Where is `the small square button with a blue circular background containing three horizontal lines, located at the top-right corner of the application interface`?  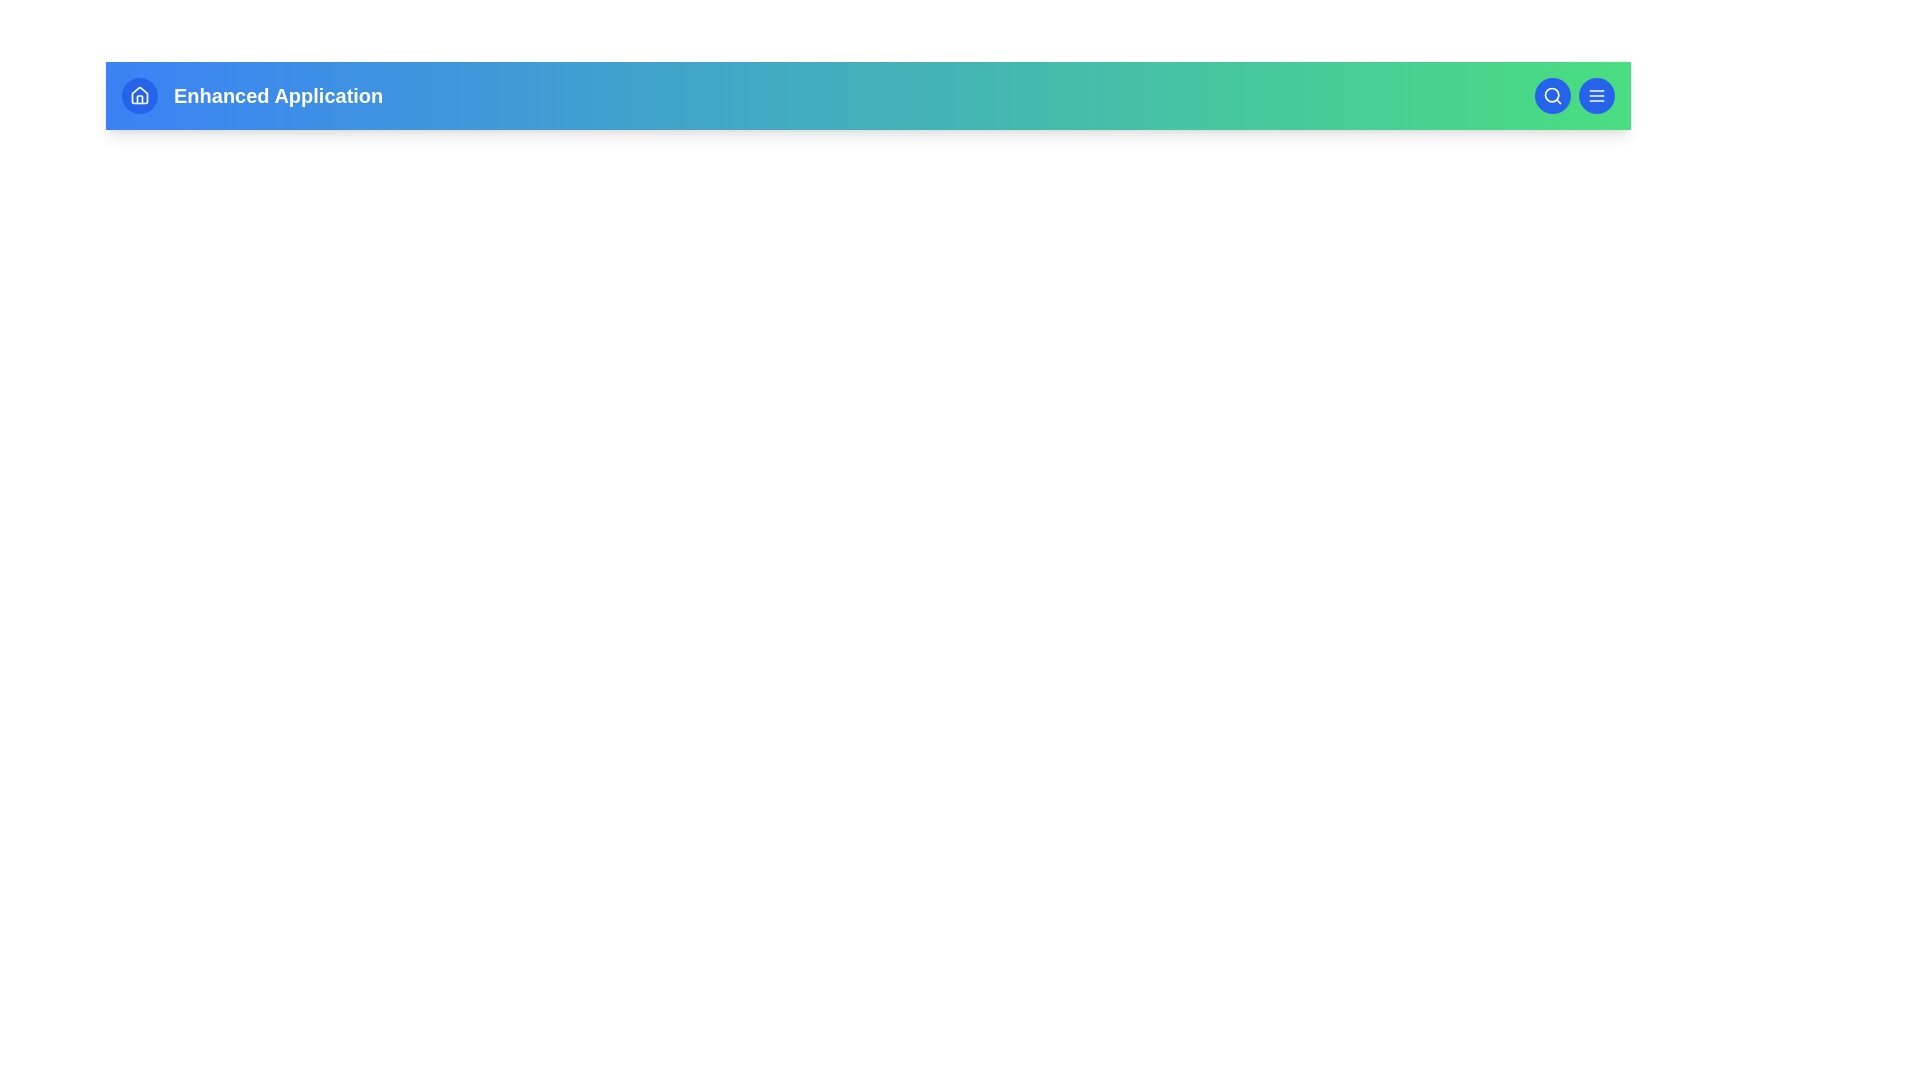
the small square button with a blue circular background containing three horizontal lines, located at the top-right corner of the application interface is located at coordinates (1596, 96).